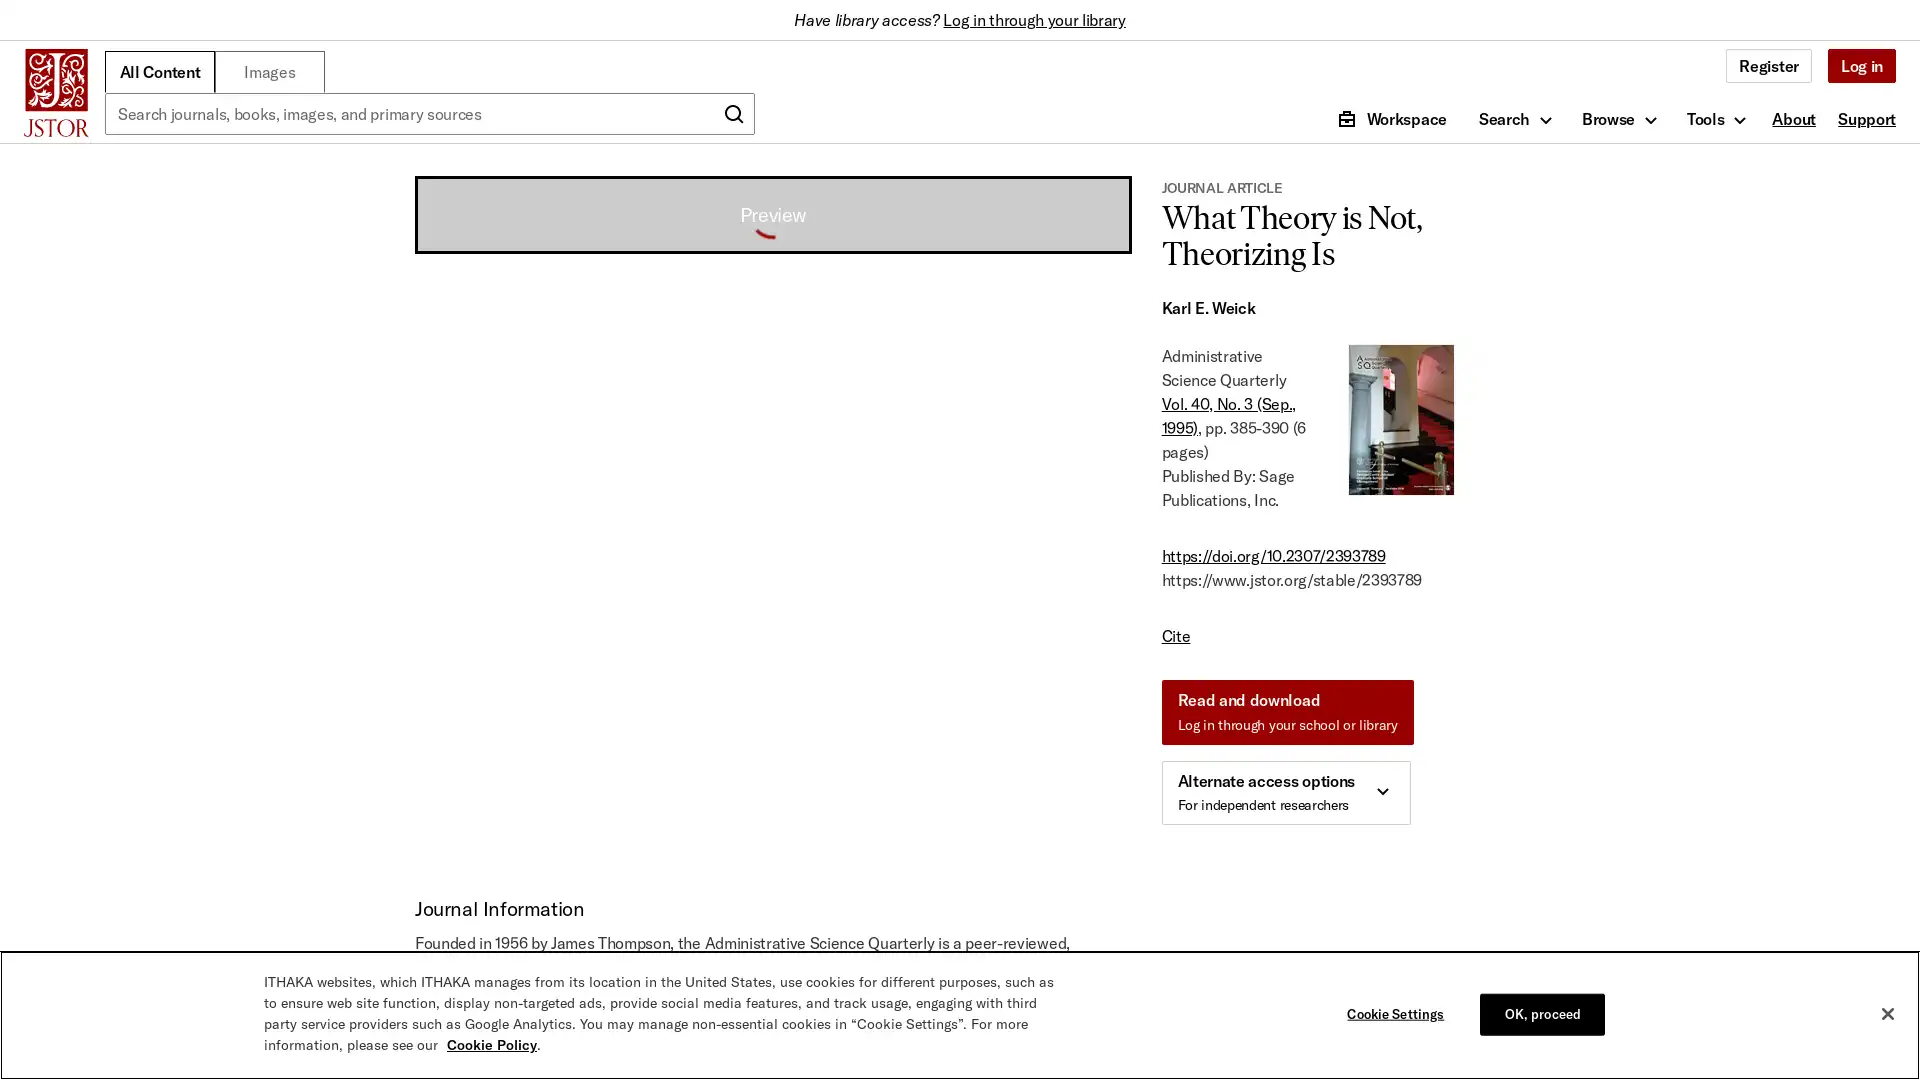 This screenshot has width=1920, height=1080. What do you see at coordinates (1541, 1014) in the screenshot?
I see `OK, proceed` at bounding box center [1541, 1014].